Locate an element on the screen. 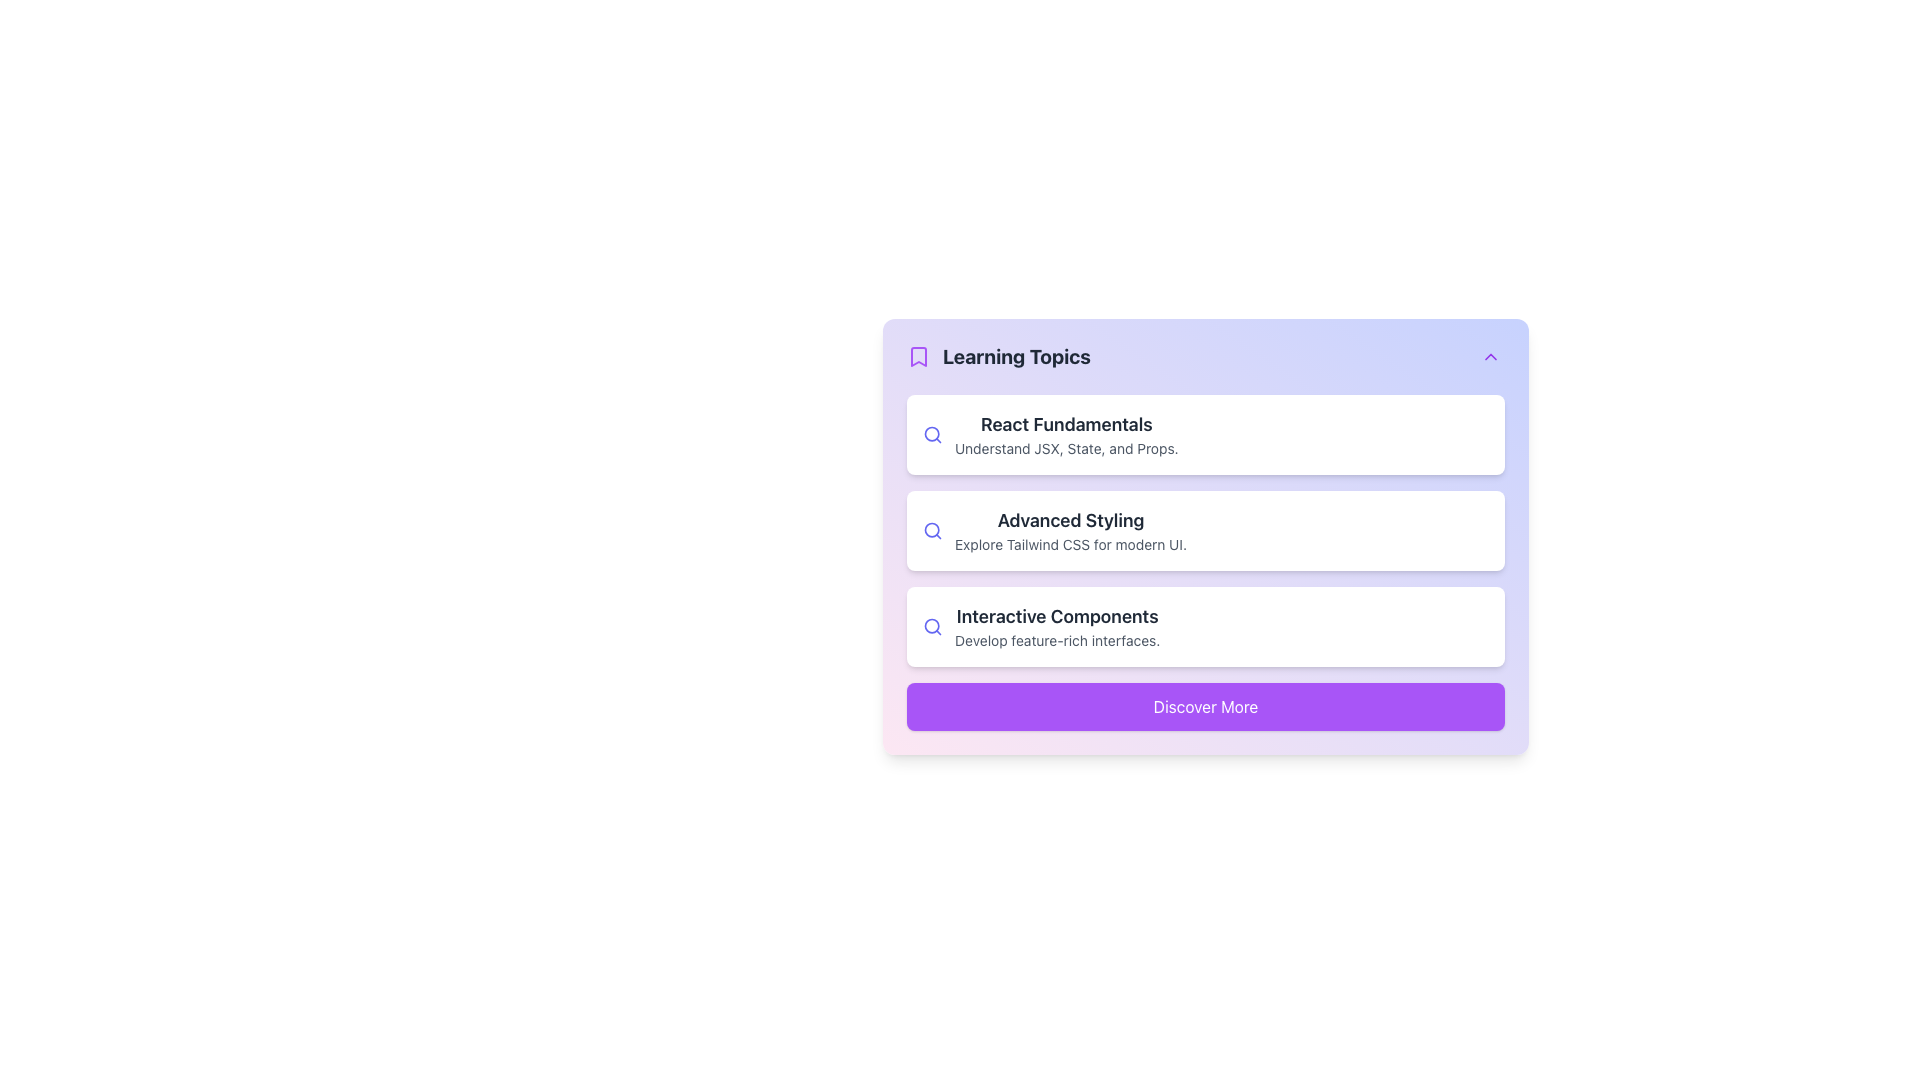 The height and width of the screenshot is (1080, 1920). text label that displays 'Develop feature-rich interfaces.' located below the header 'Interactive Components' in the Learning Topics section is located at coordinates (1056, 640).